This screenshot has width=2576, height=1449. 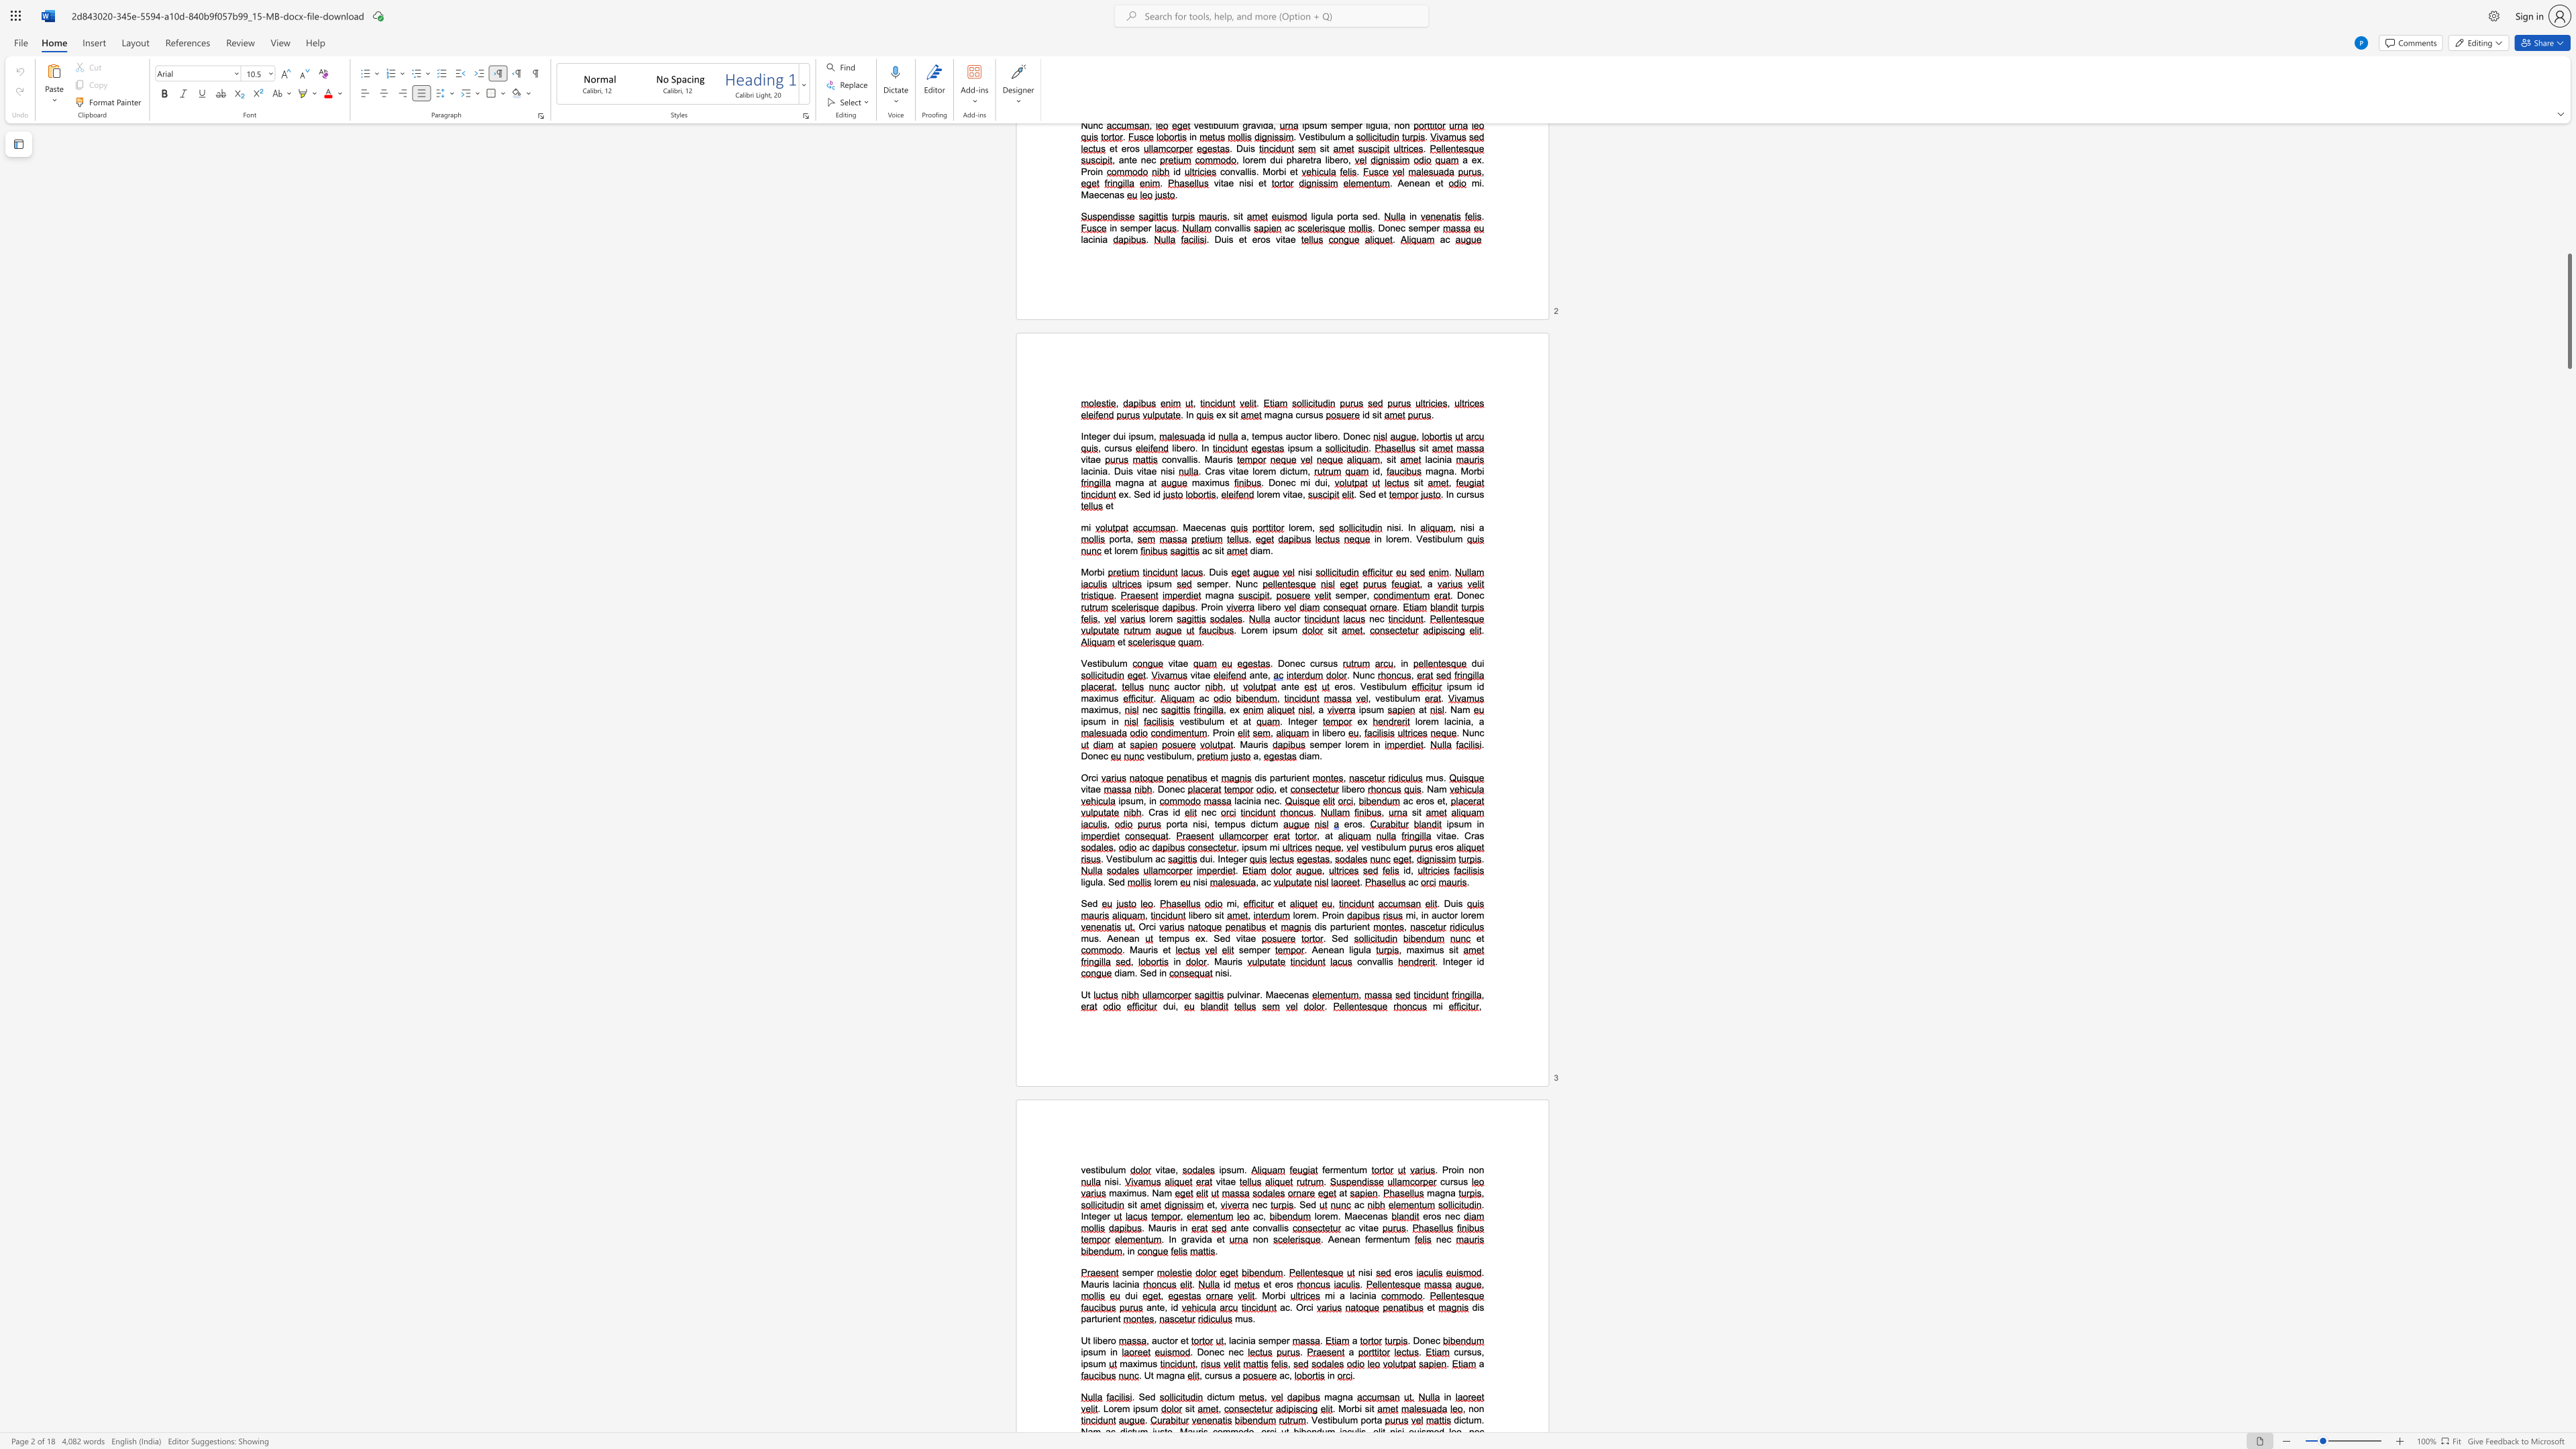 I want to click on the space between the continuous character "a" and "u" in the text, so click(x=1141, y=949).